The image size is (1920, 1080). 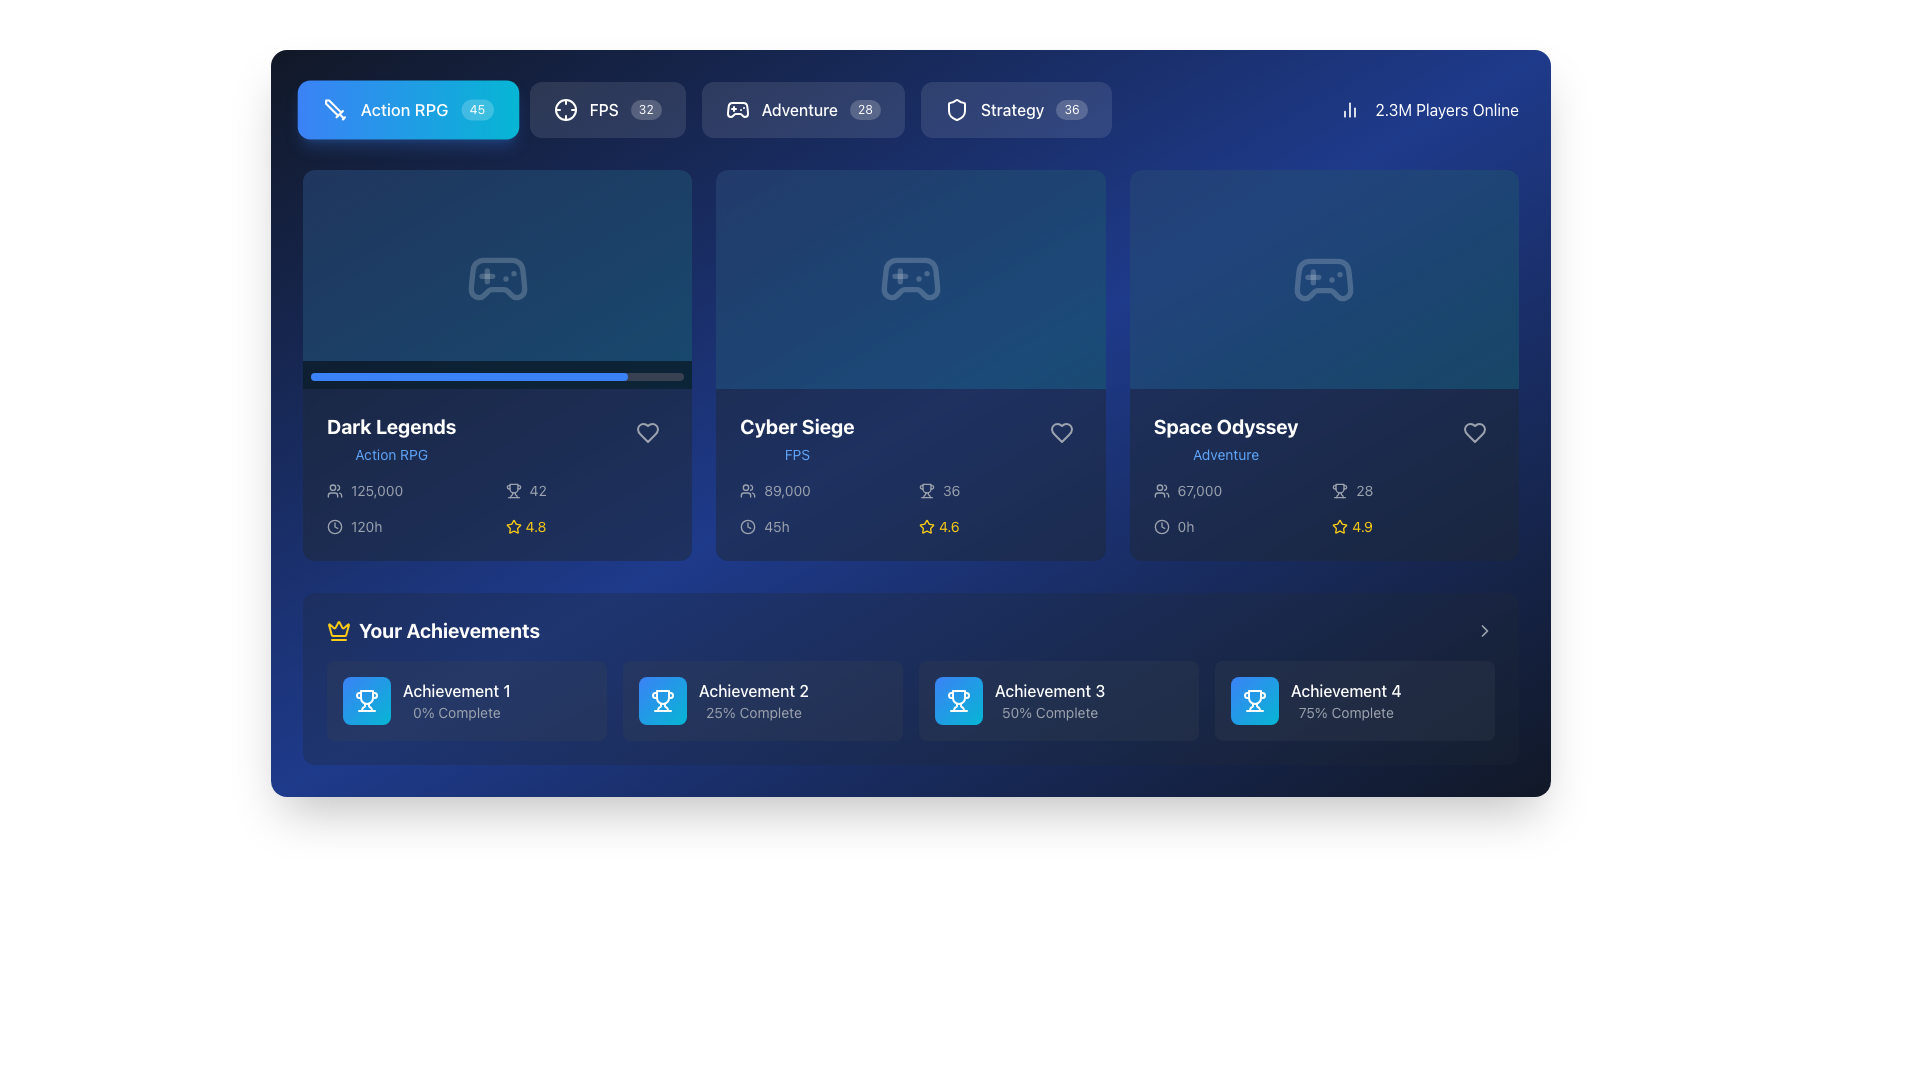 I want to click on displayed text '2.3M Players Online' from the white text label located in the top-right corner of the interface, which has a dark blue background and is positioned next to an icon, so click(x=1447, y=110).